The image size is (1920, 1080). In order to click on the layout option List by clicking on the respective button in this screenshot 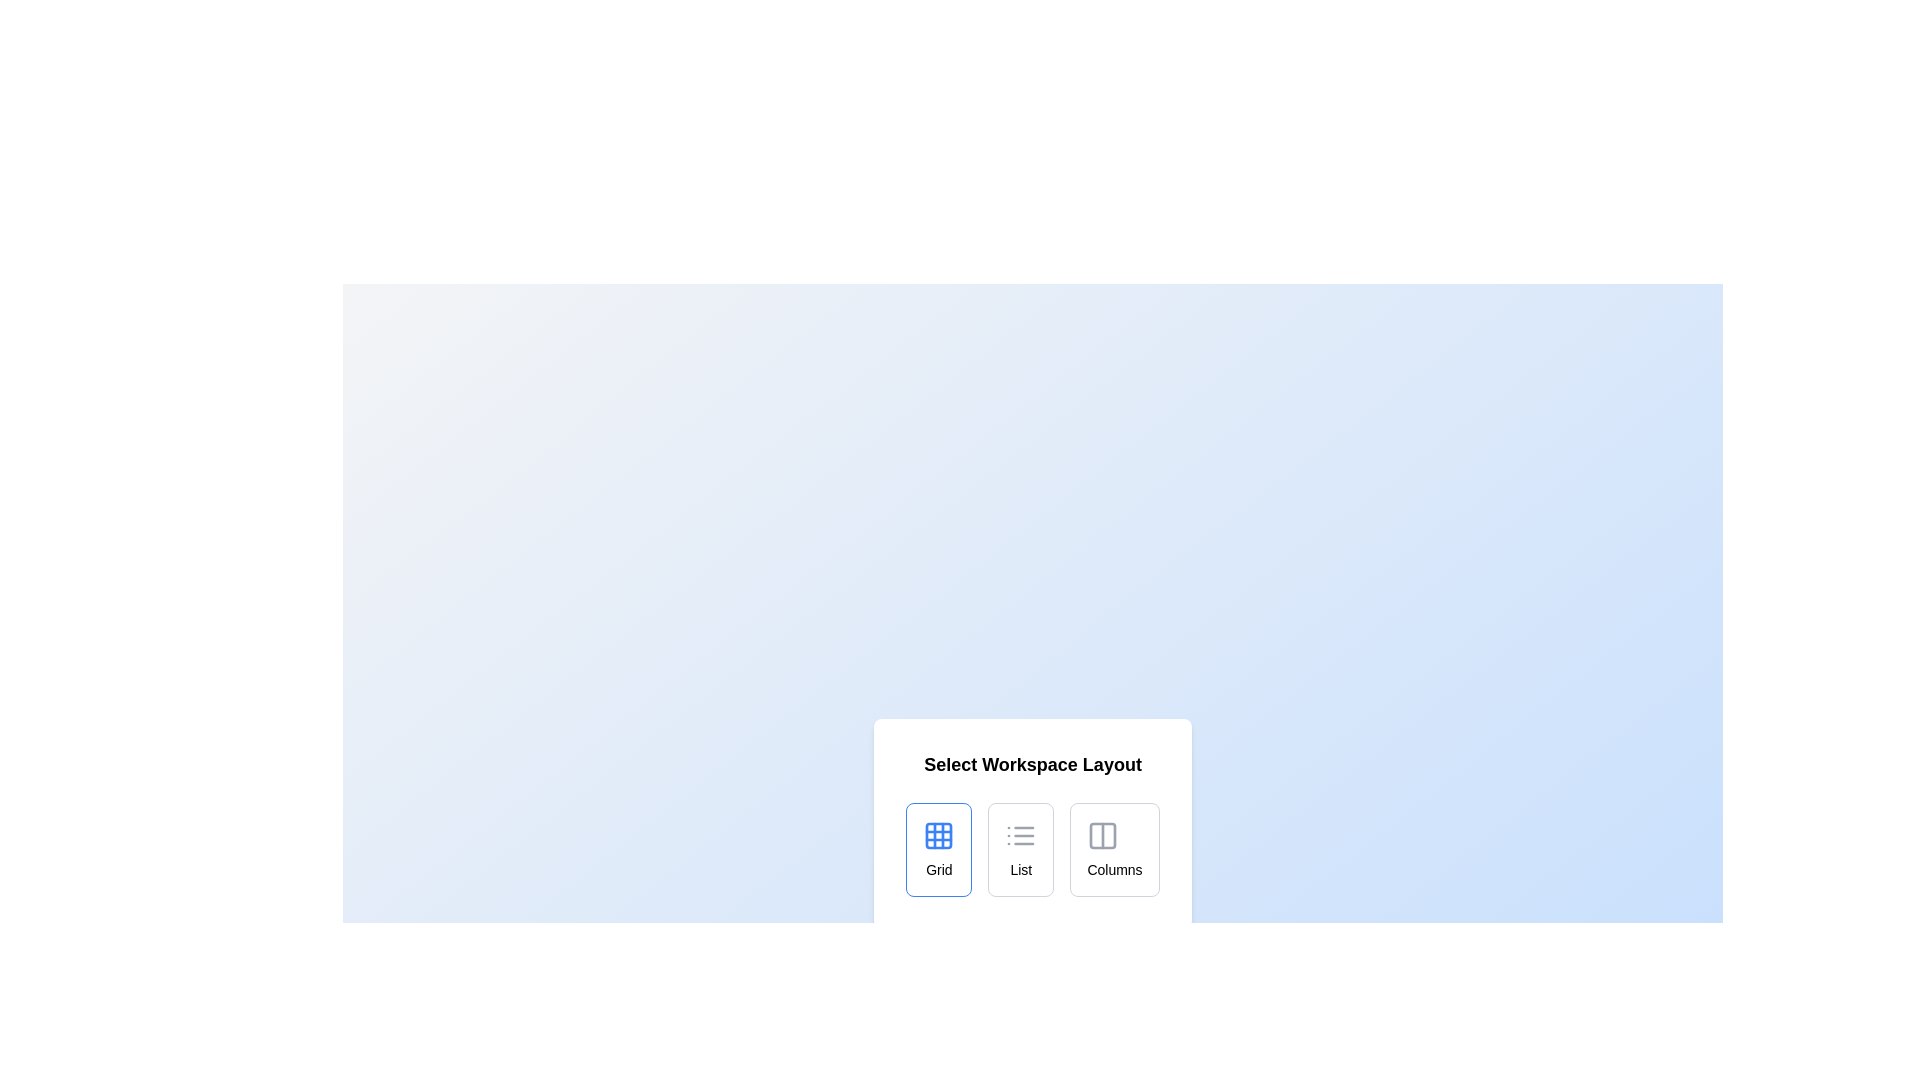, I will do `click(1021, 849)`.